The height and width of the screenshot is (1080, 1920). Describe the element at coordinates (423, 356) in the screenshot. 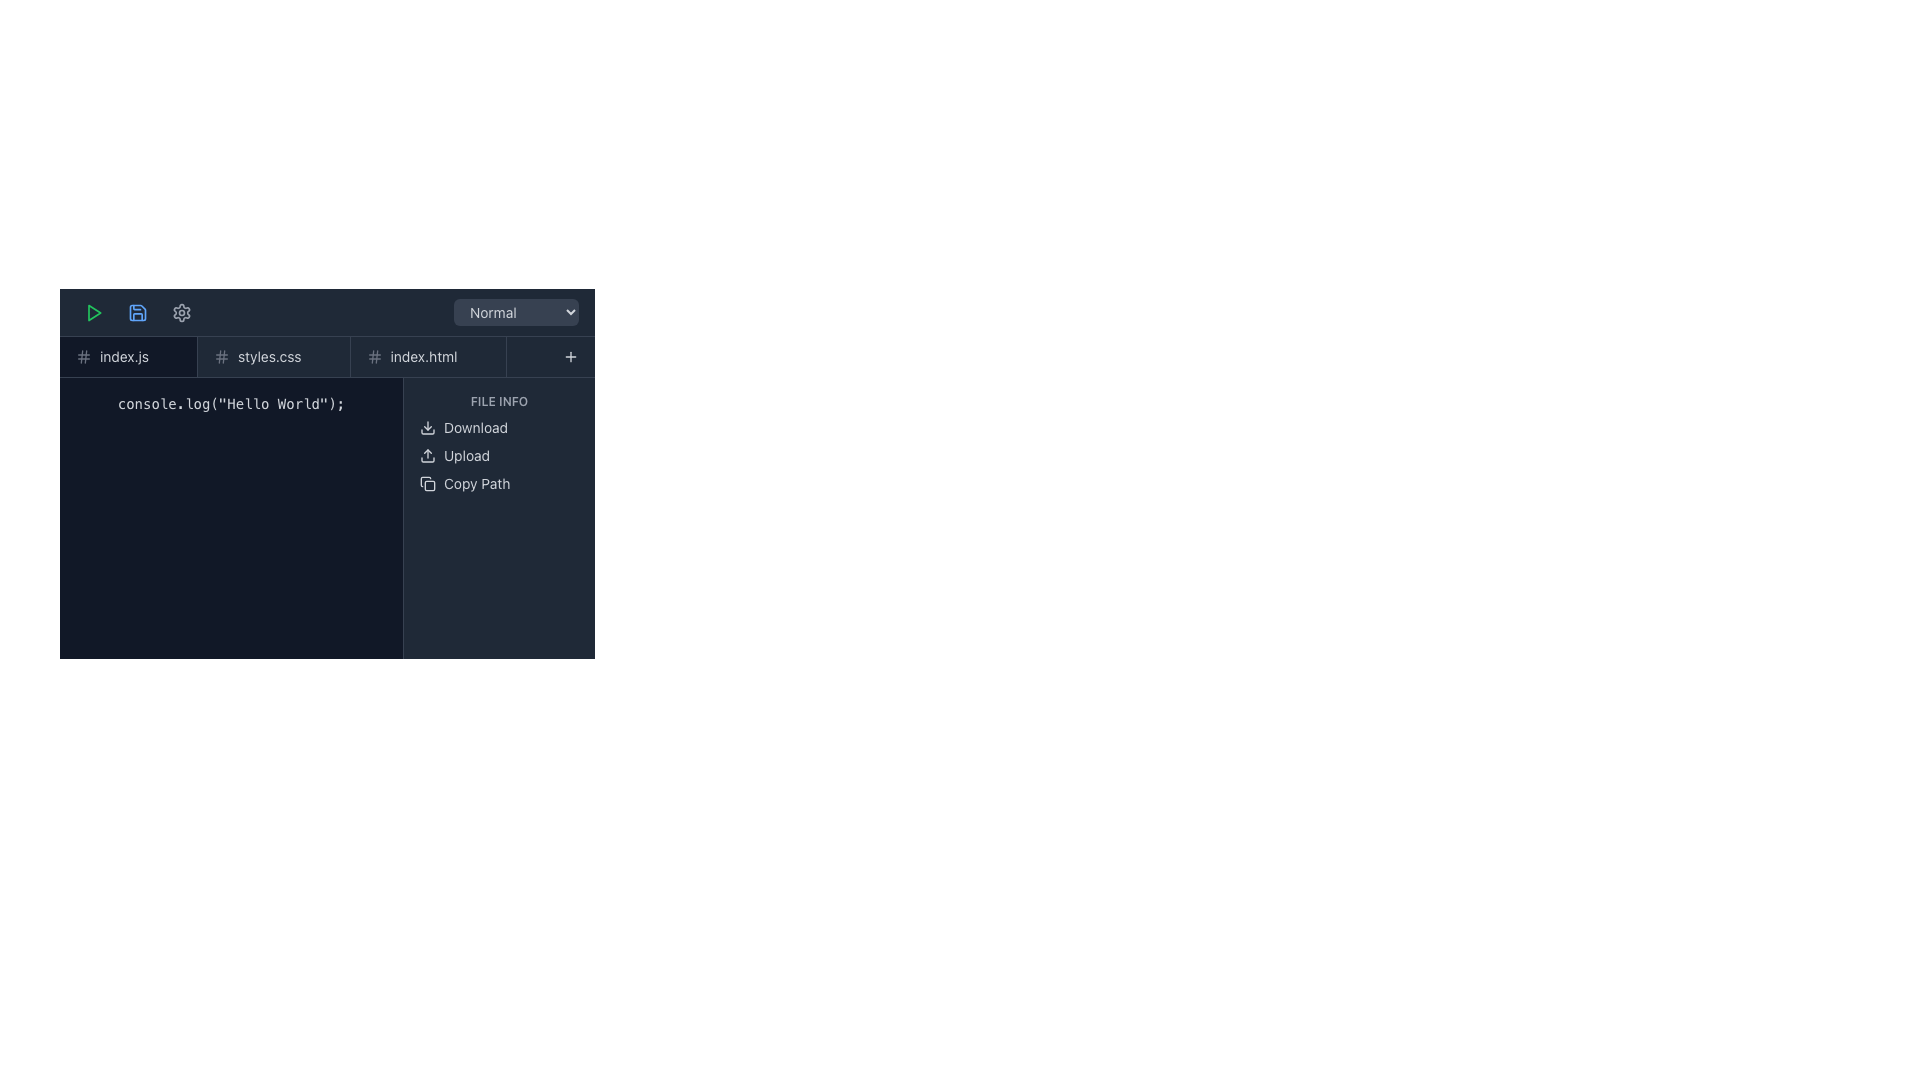

I see `the text label 'index.html' which is the third file tab in a row of tabs in a code editor interface` at that location.